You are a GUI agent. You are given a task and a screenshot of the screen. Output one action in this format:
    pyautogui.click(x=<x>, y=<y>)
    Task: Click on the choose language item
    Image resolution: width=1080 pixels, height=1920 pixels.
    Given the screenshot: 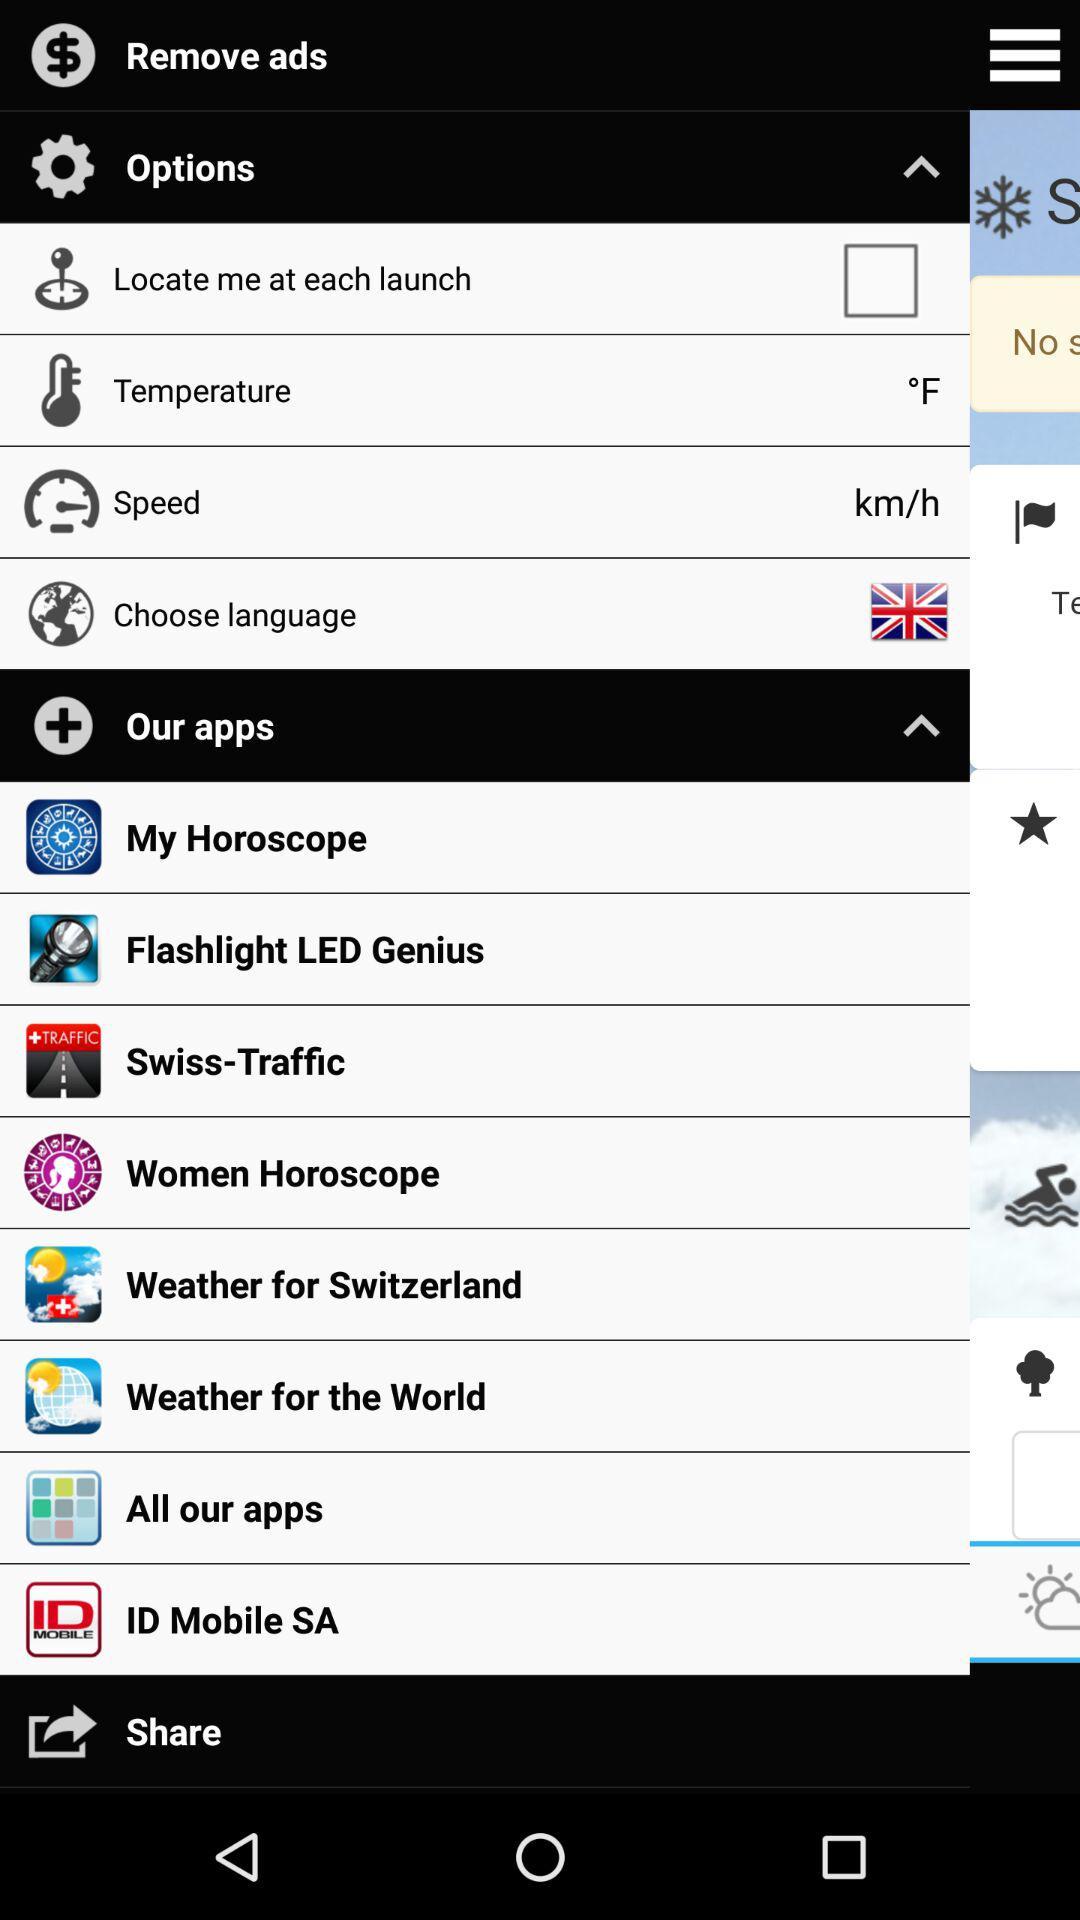 What is the action you would take?
    pyautogui.click(x=484, y=612)
    